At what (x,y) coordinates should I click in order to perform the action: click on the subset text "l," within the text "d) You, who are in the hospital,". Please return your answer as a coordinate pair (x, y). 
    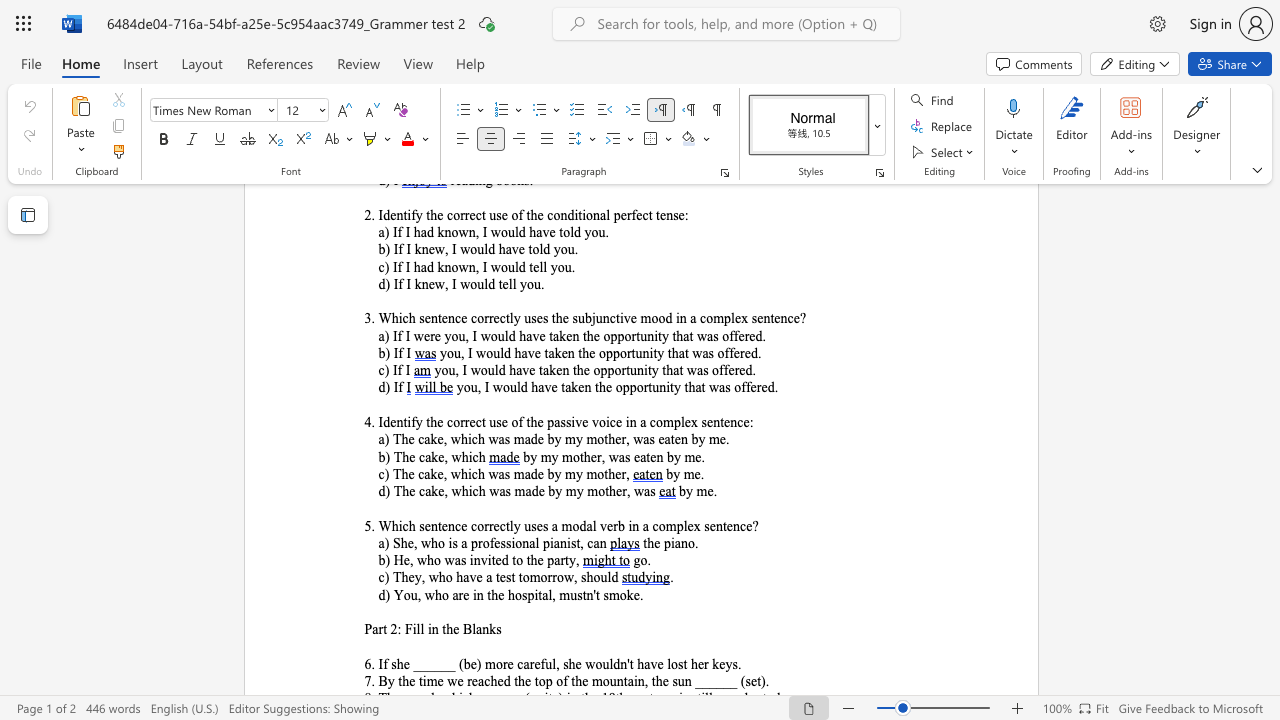
    Looking at the image, I should click on (548, 594).